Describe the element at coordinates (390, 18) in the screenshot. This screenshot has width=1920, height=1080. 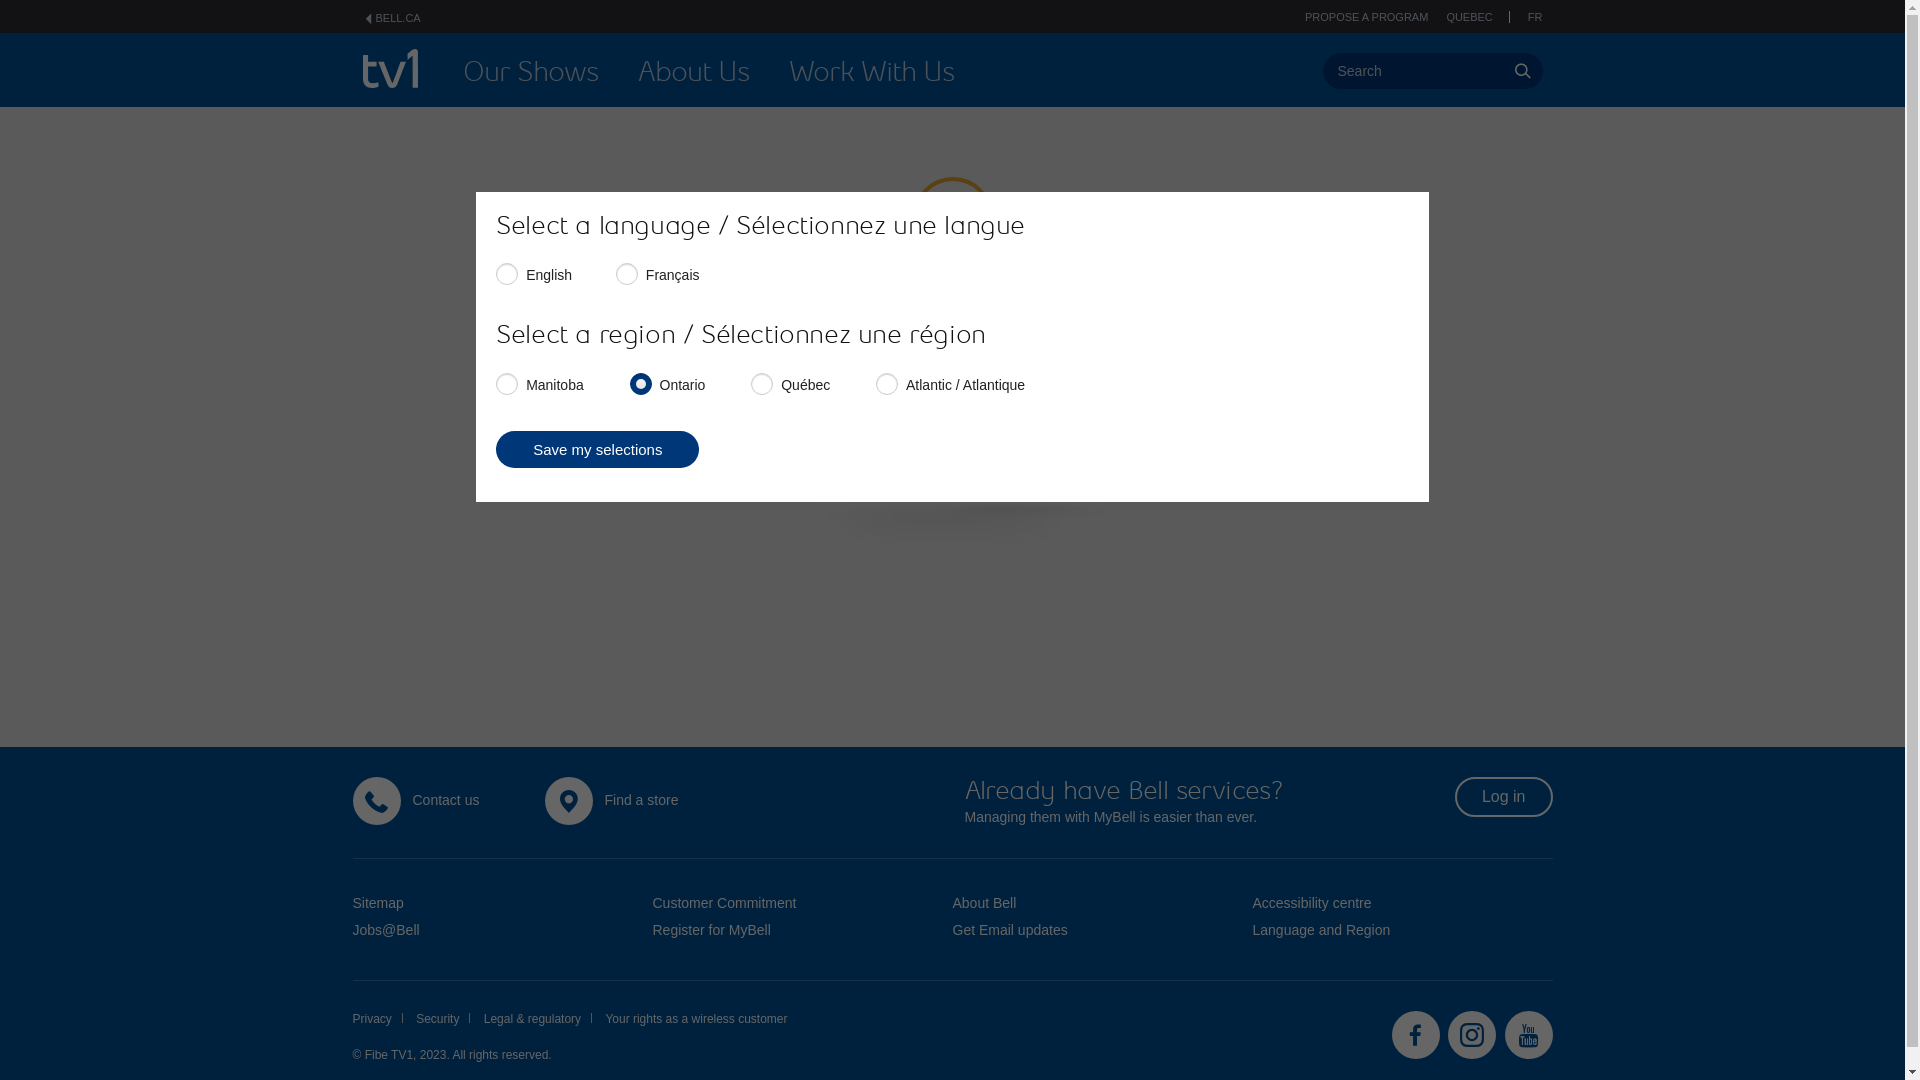
I see `'BELL.CA'` at that location.